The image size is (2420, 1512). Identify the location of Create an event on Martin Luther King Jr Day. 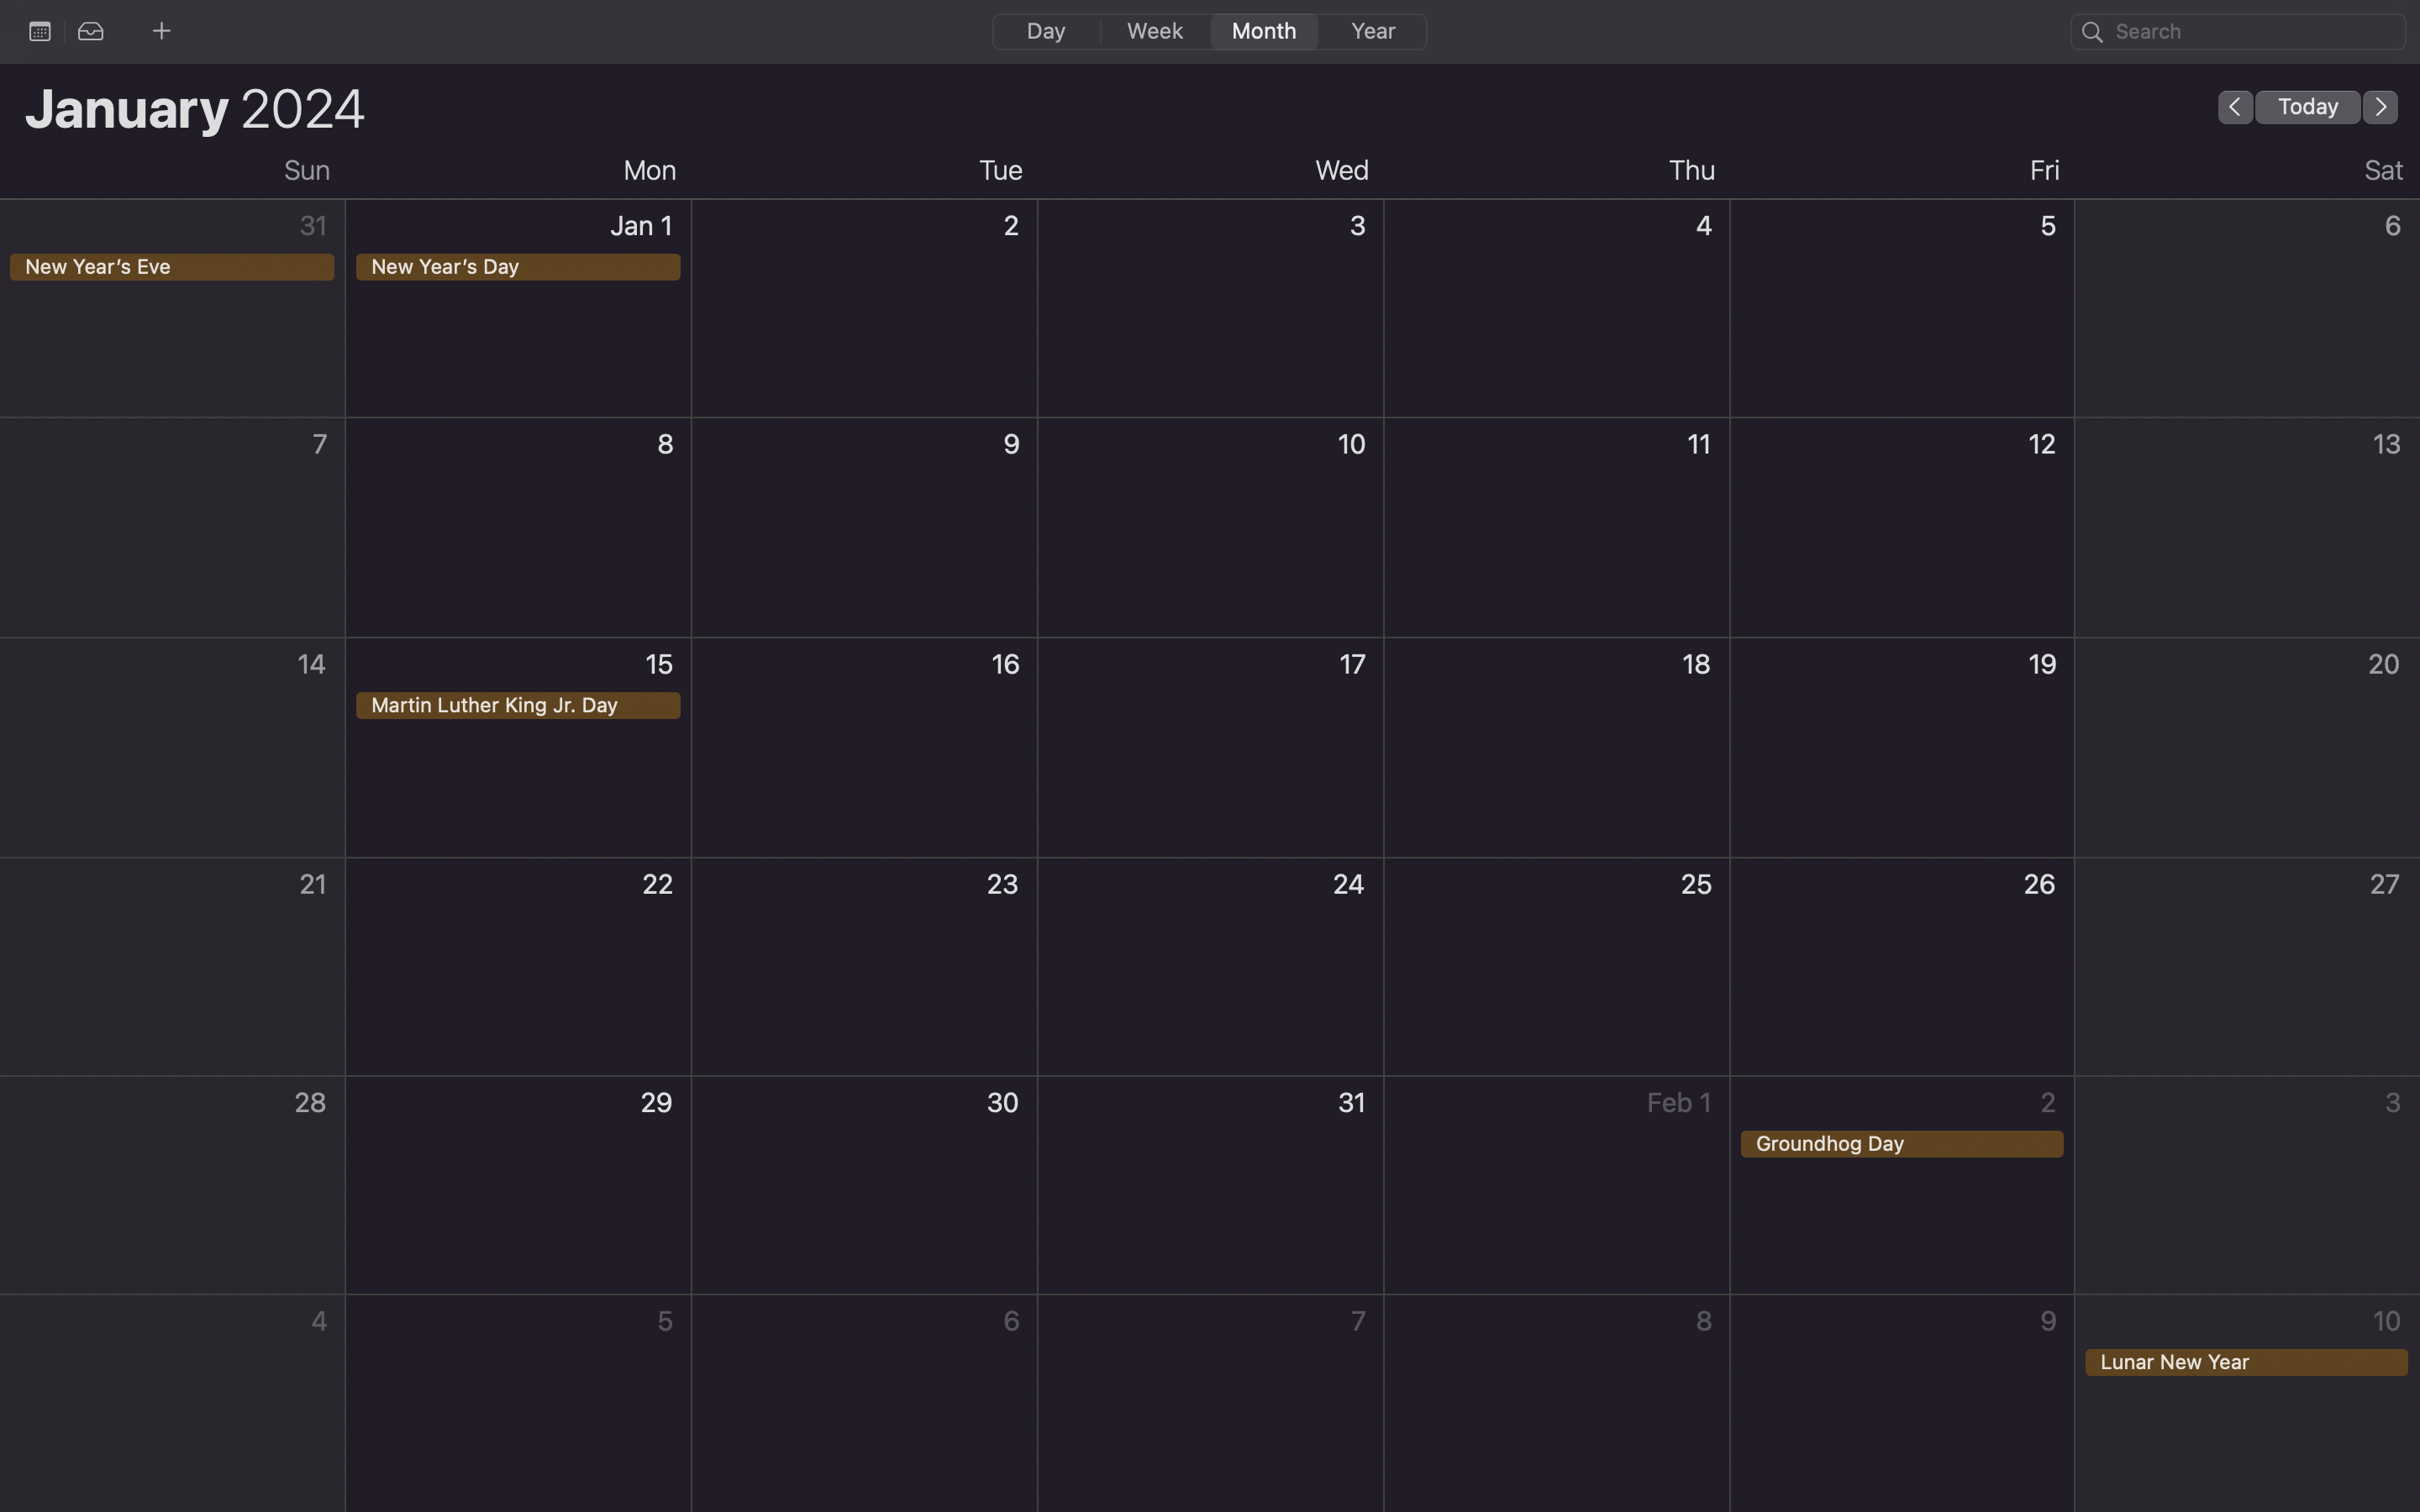
(520, 744).